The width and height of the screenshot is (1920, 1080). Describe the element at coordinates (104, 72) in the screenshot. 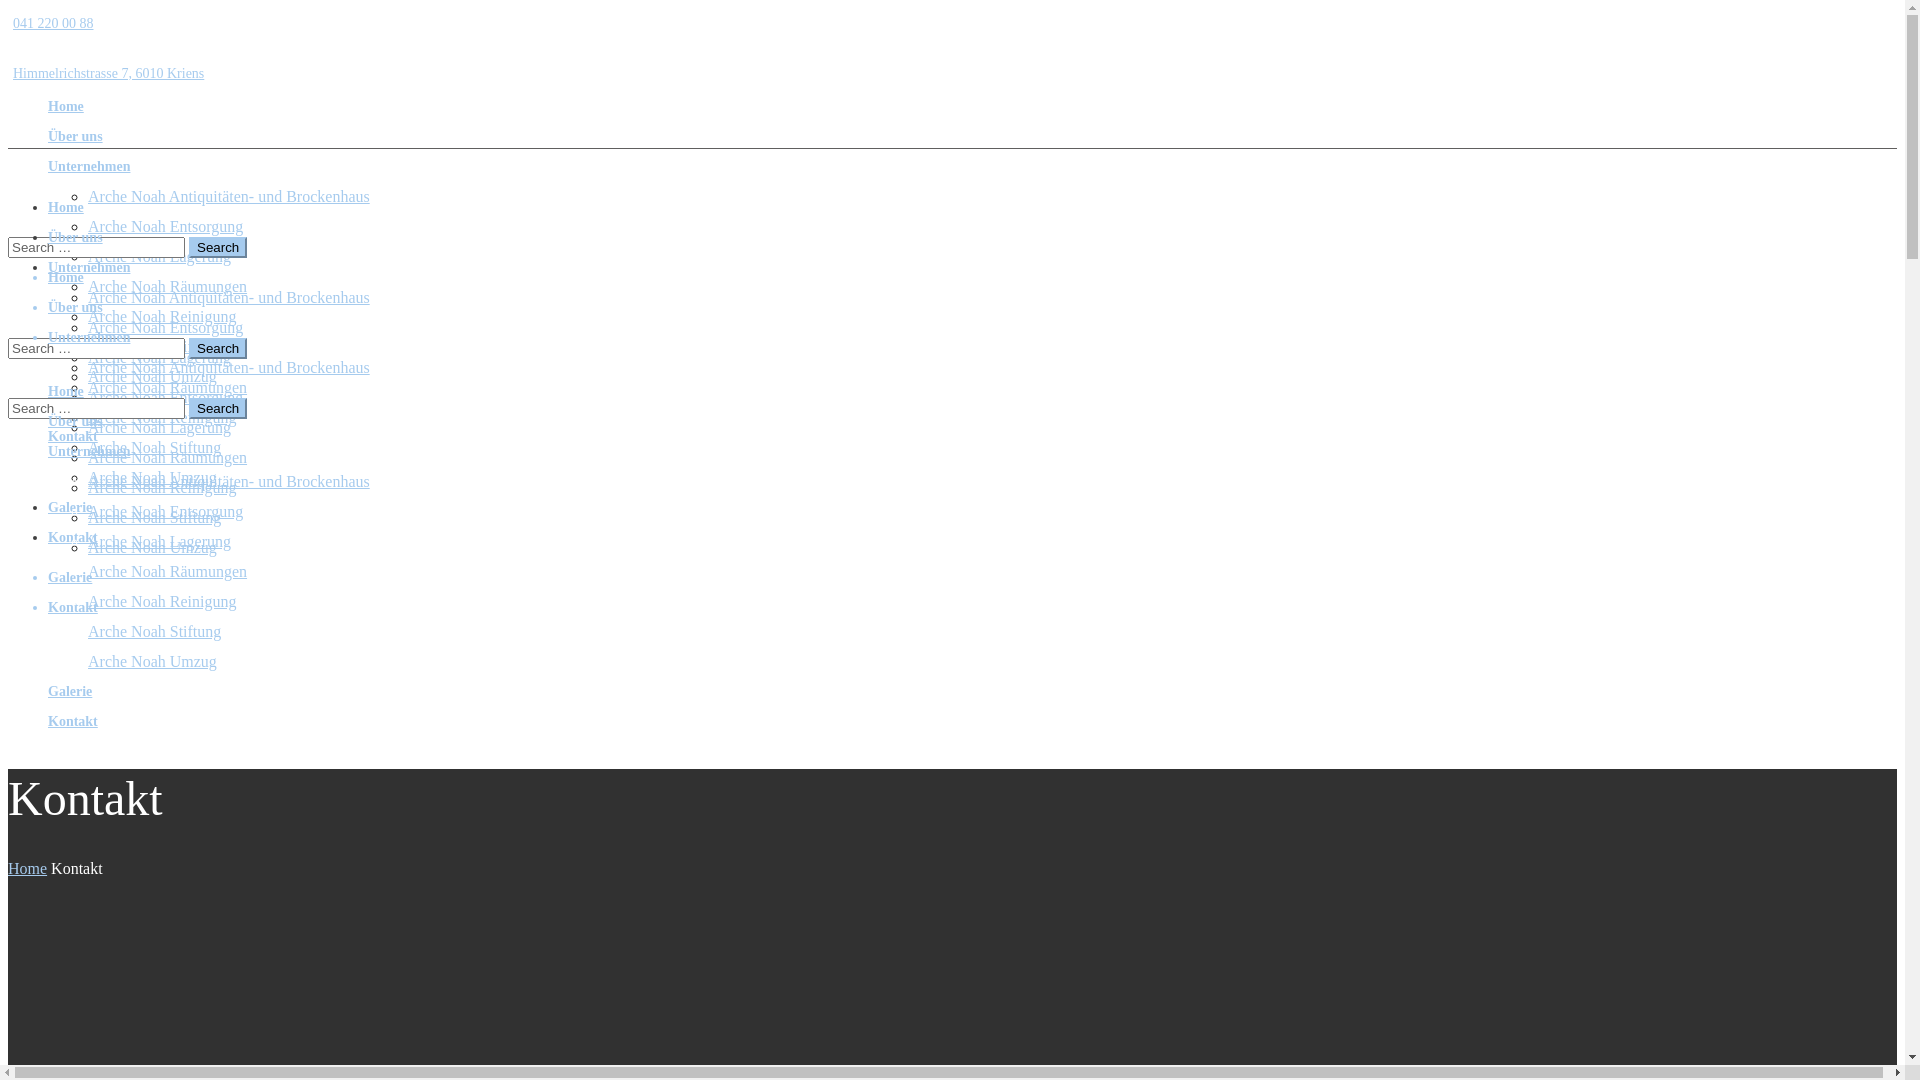

I see `'Himmelrichstrasse 7, 6010 Kriens'` at that location.